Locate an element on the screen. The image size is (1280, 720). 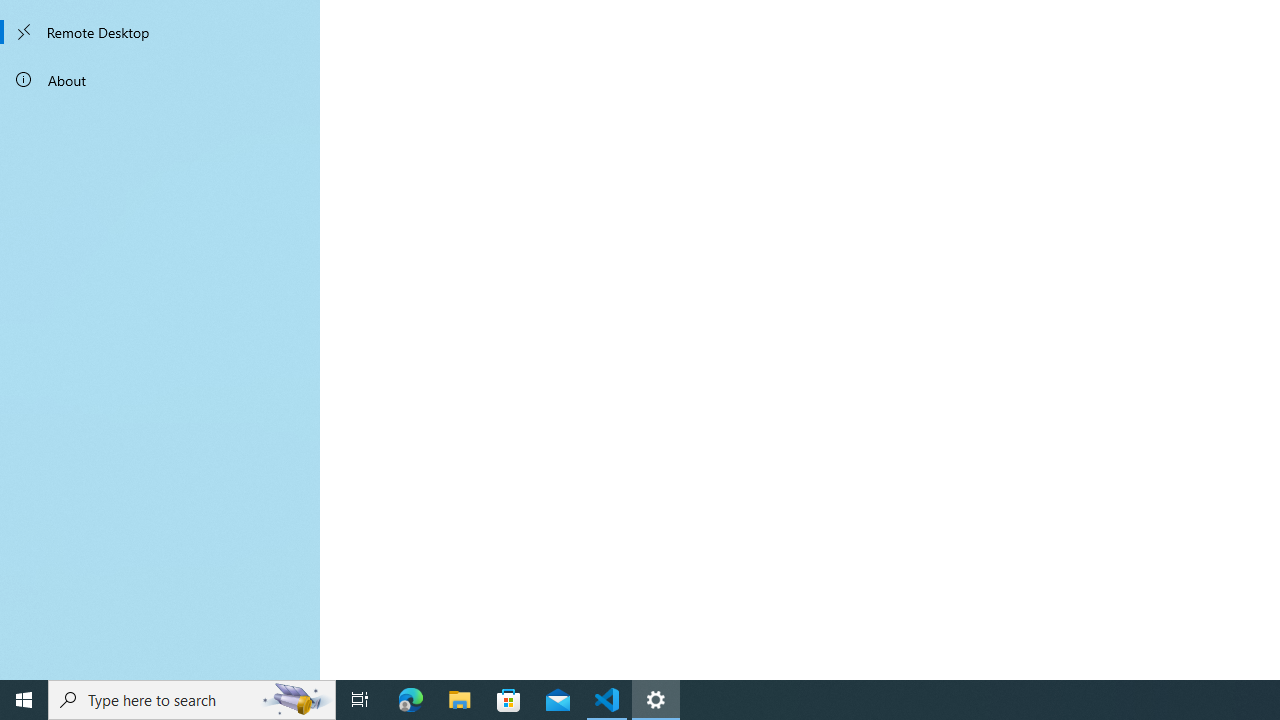
'Start' is located at coordinates (24, 698).